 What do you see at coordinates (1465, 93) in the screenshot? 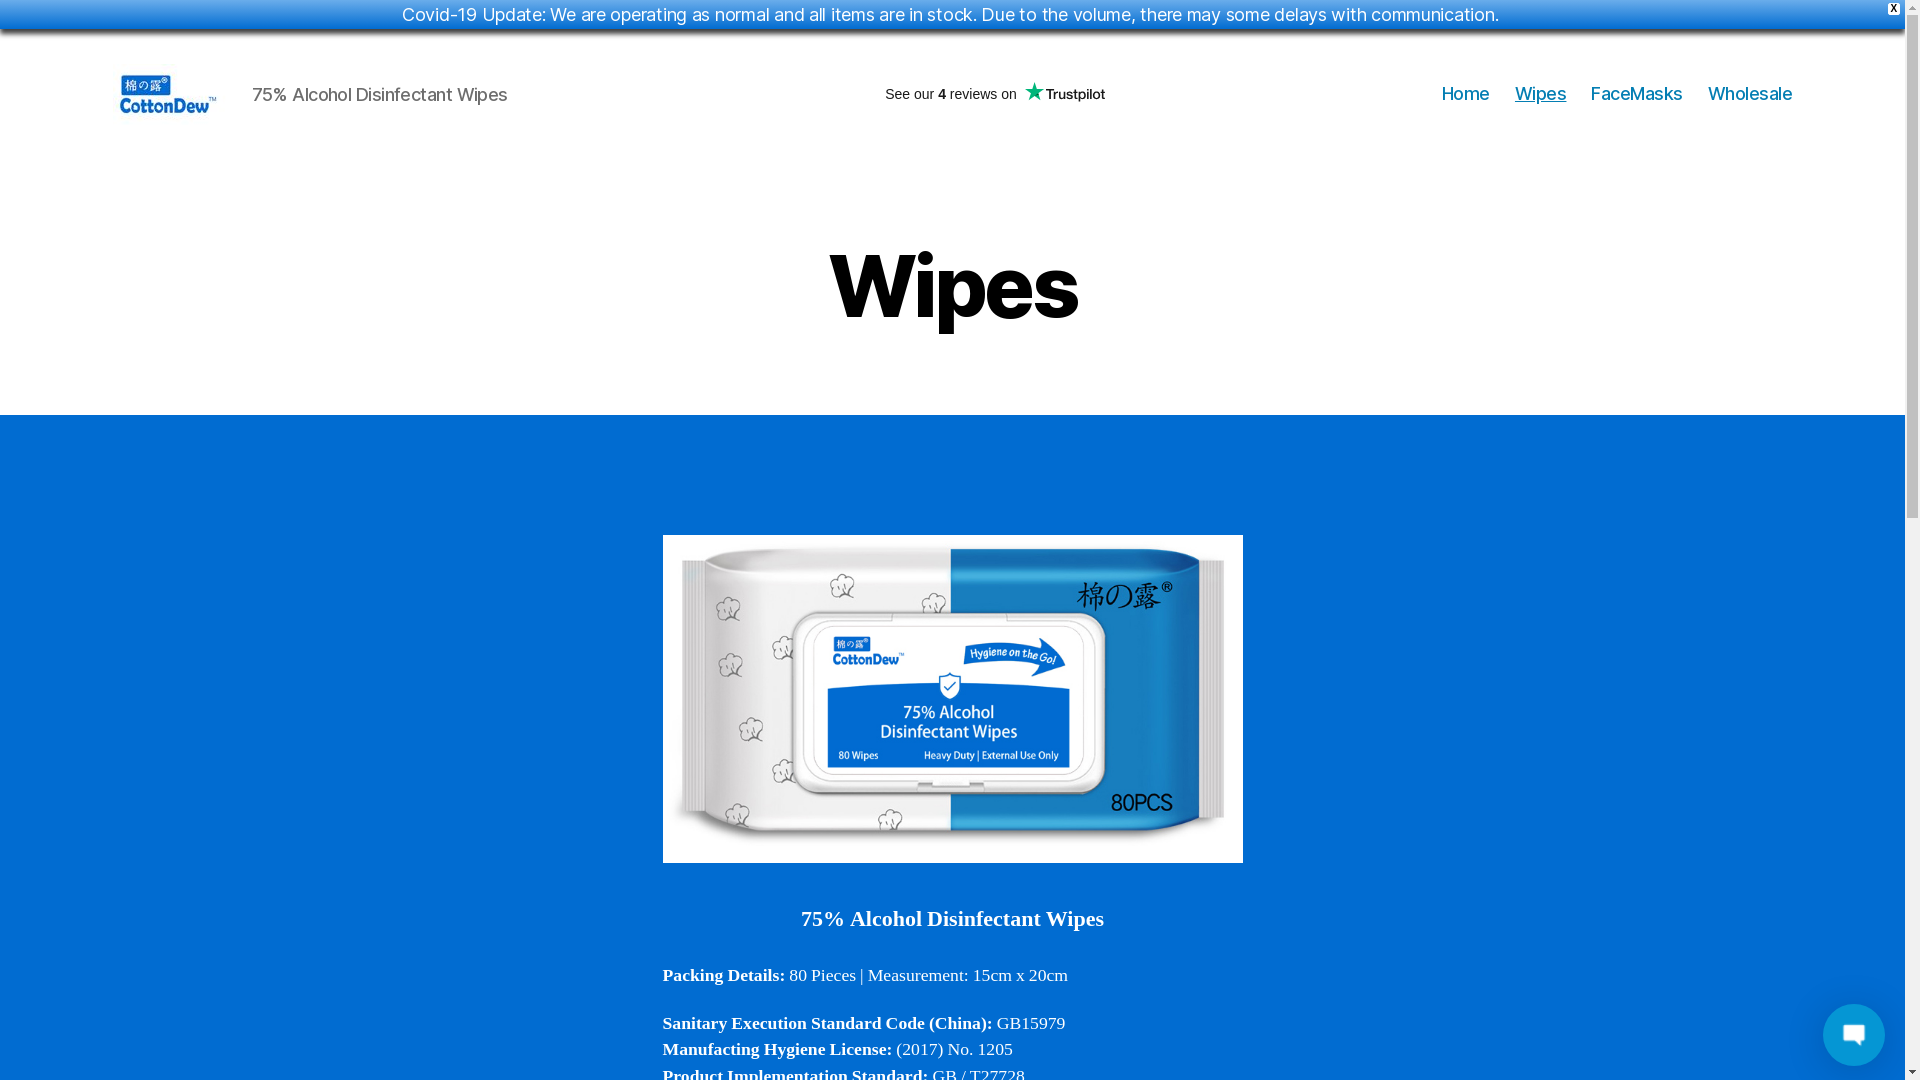
I see `'Home'` at bounding box center [1465, 93].